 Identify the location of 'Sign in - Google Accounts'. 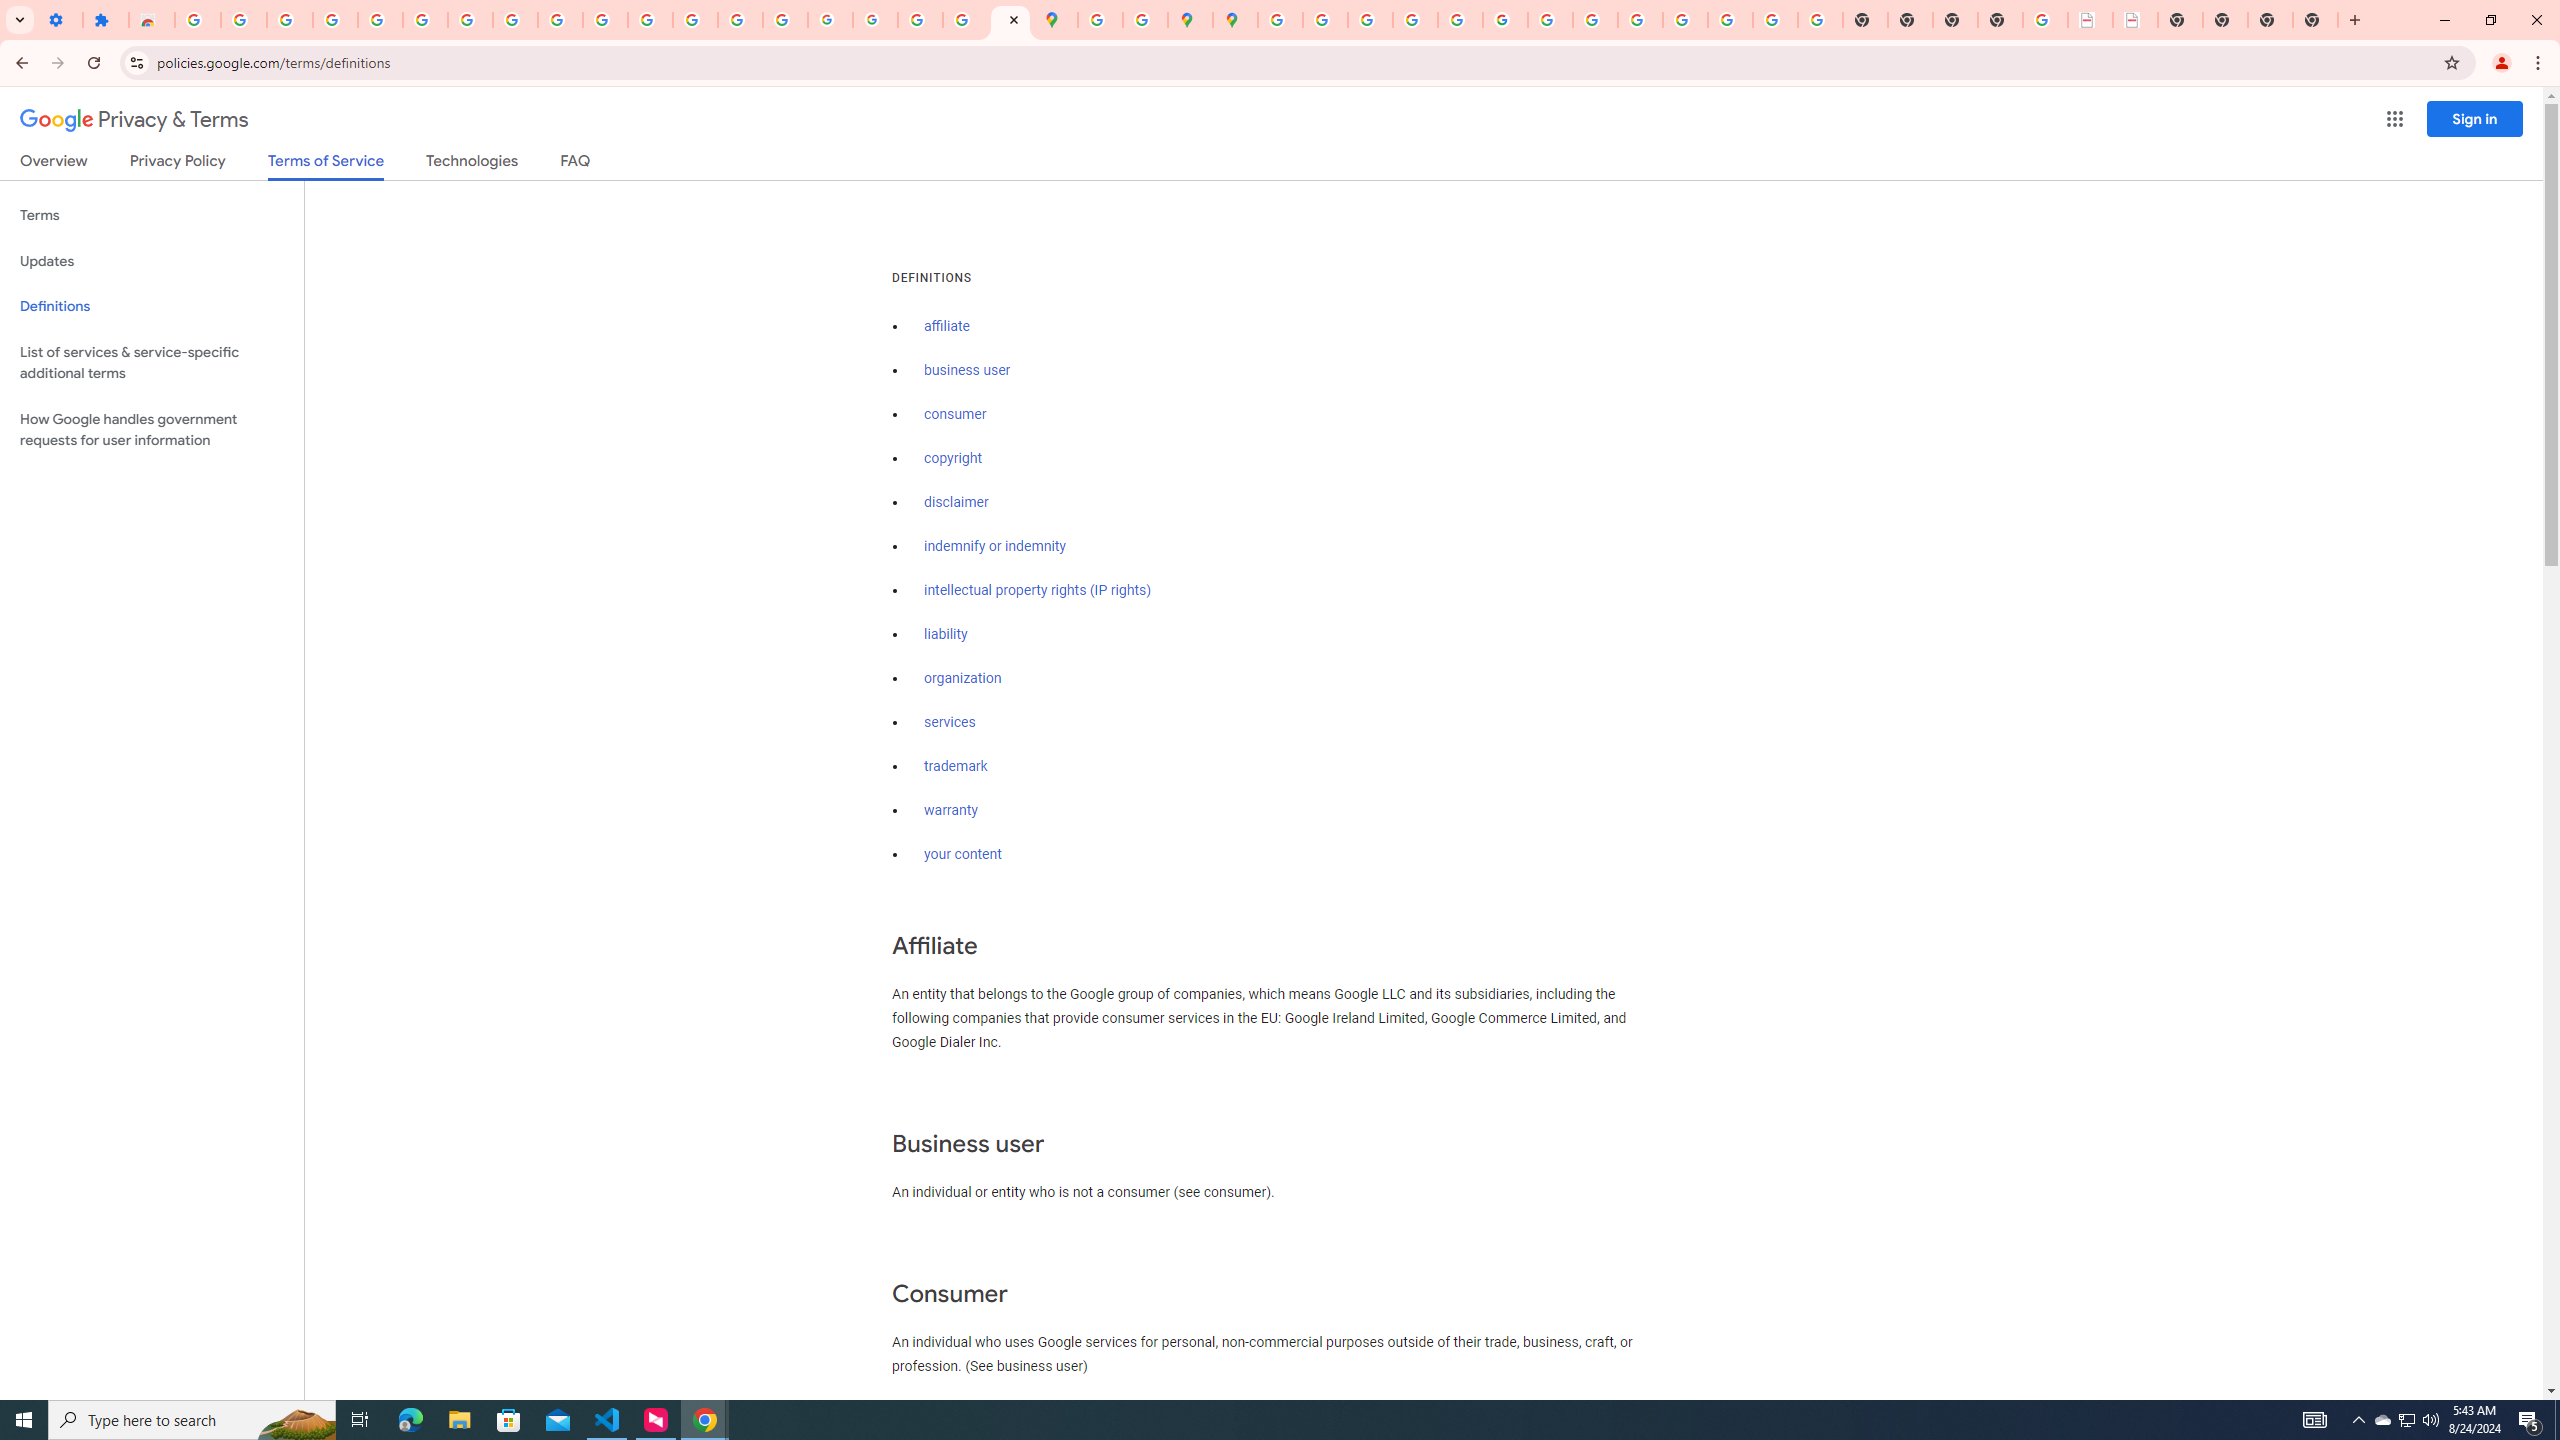
(197, 19).